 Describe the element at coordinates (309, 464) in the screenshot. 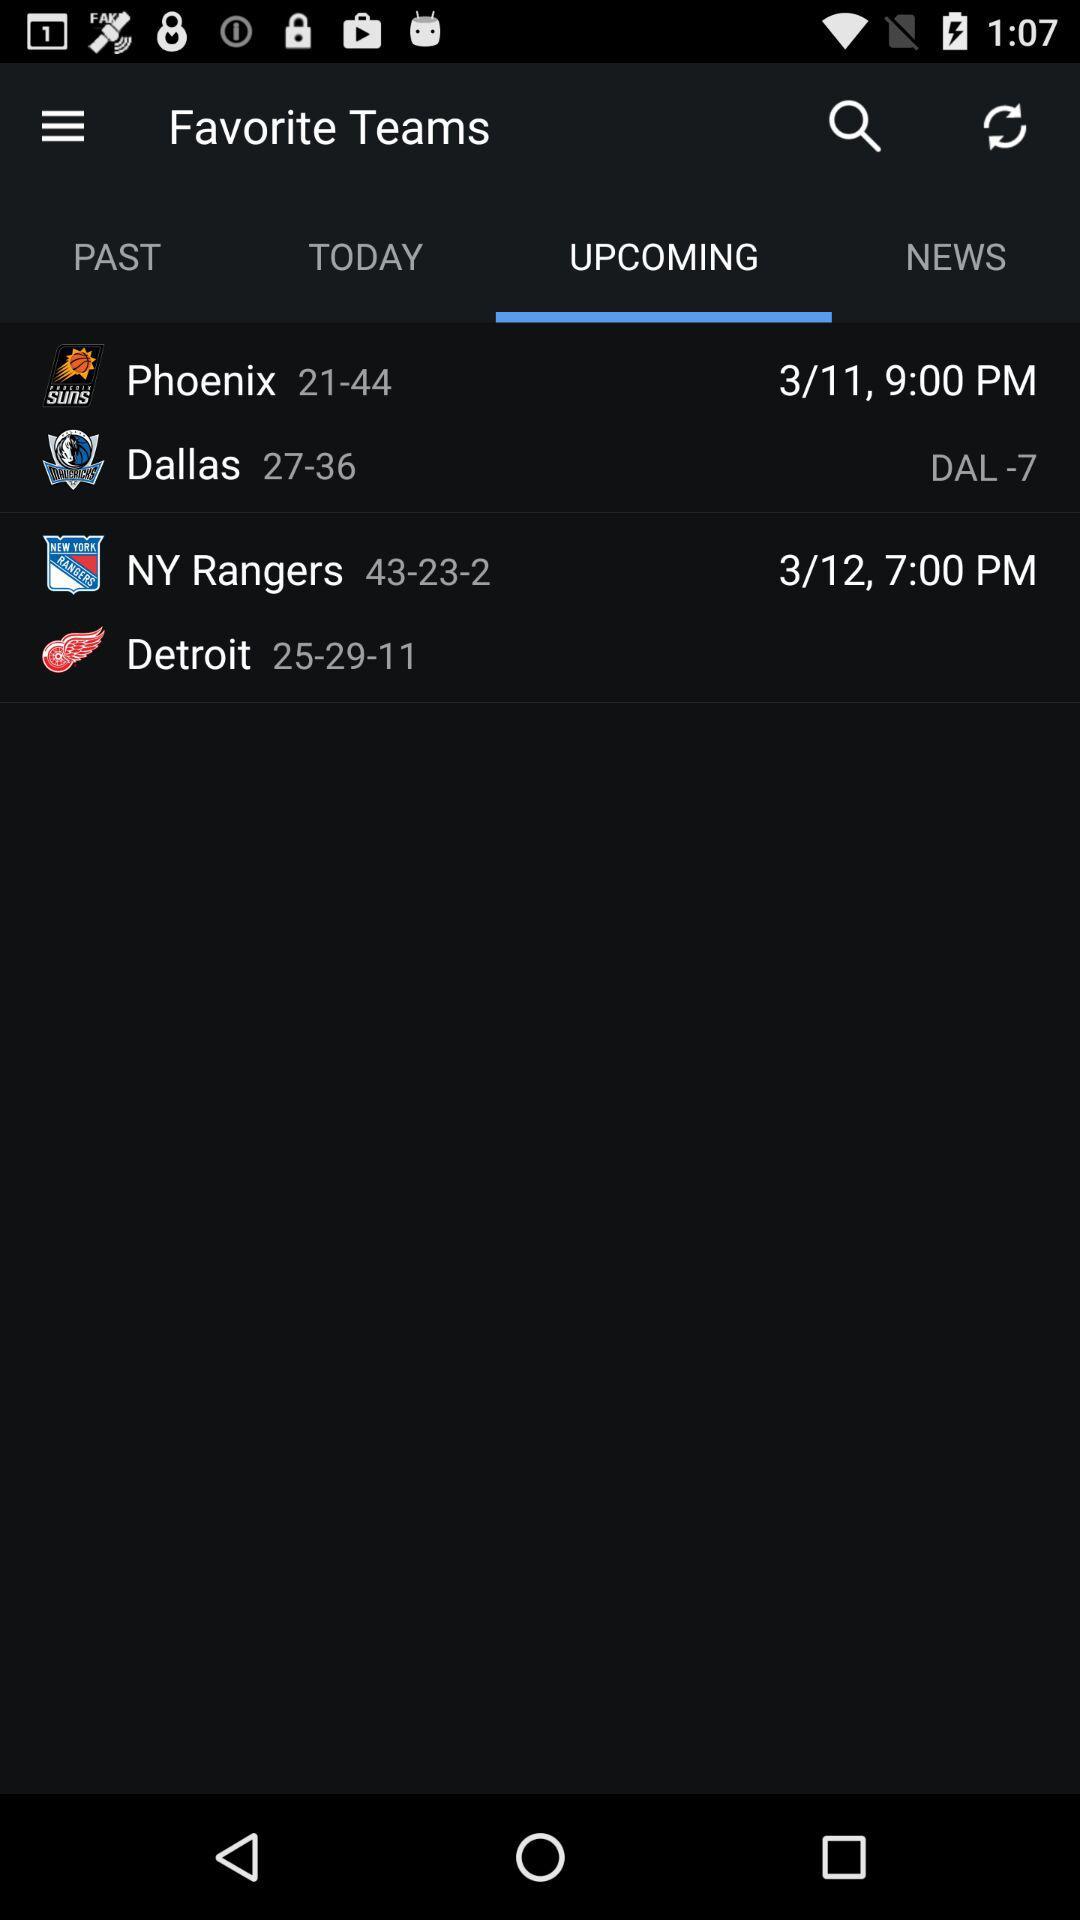

I see `27-36 app` at that location.